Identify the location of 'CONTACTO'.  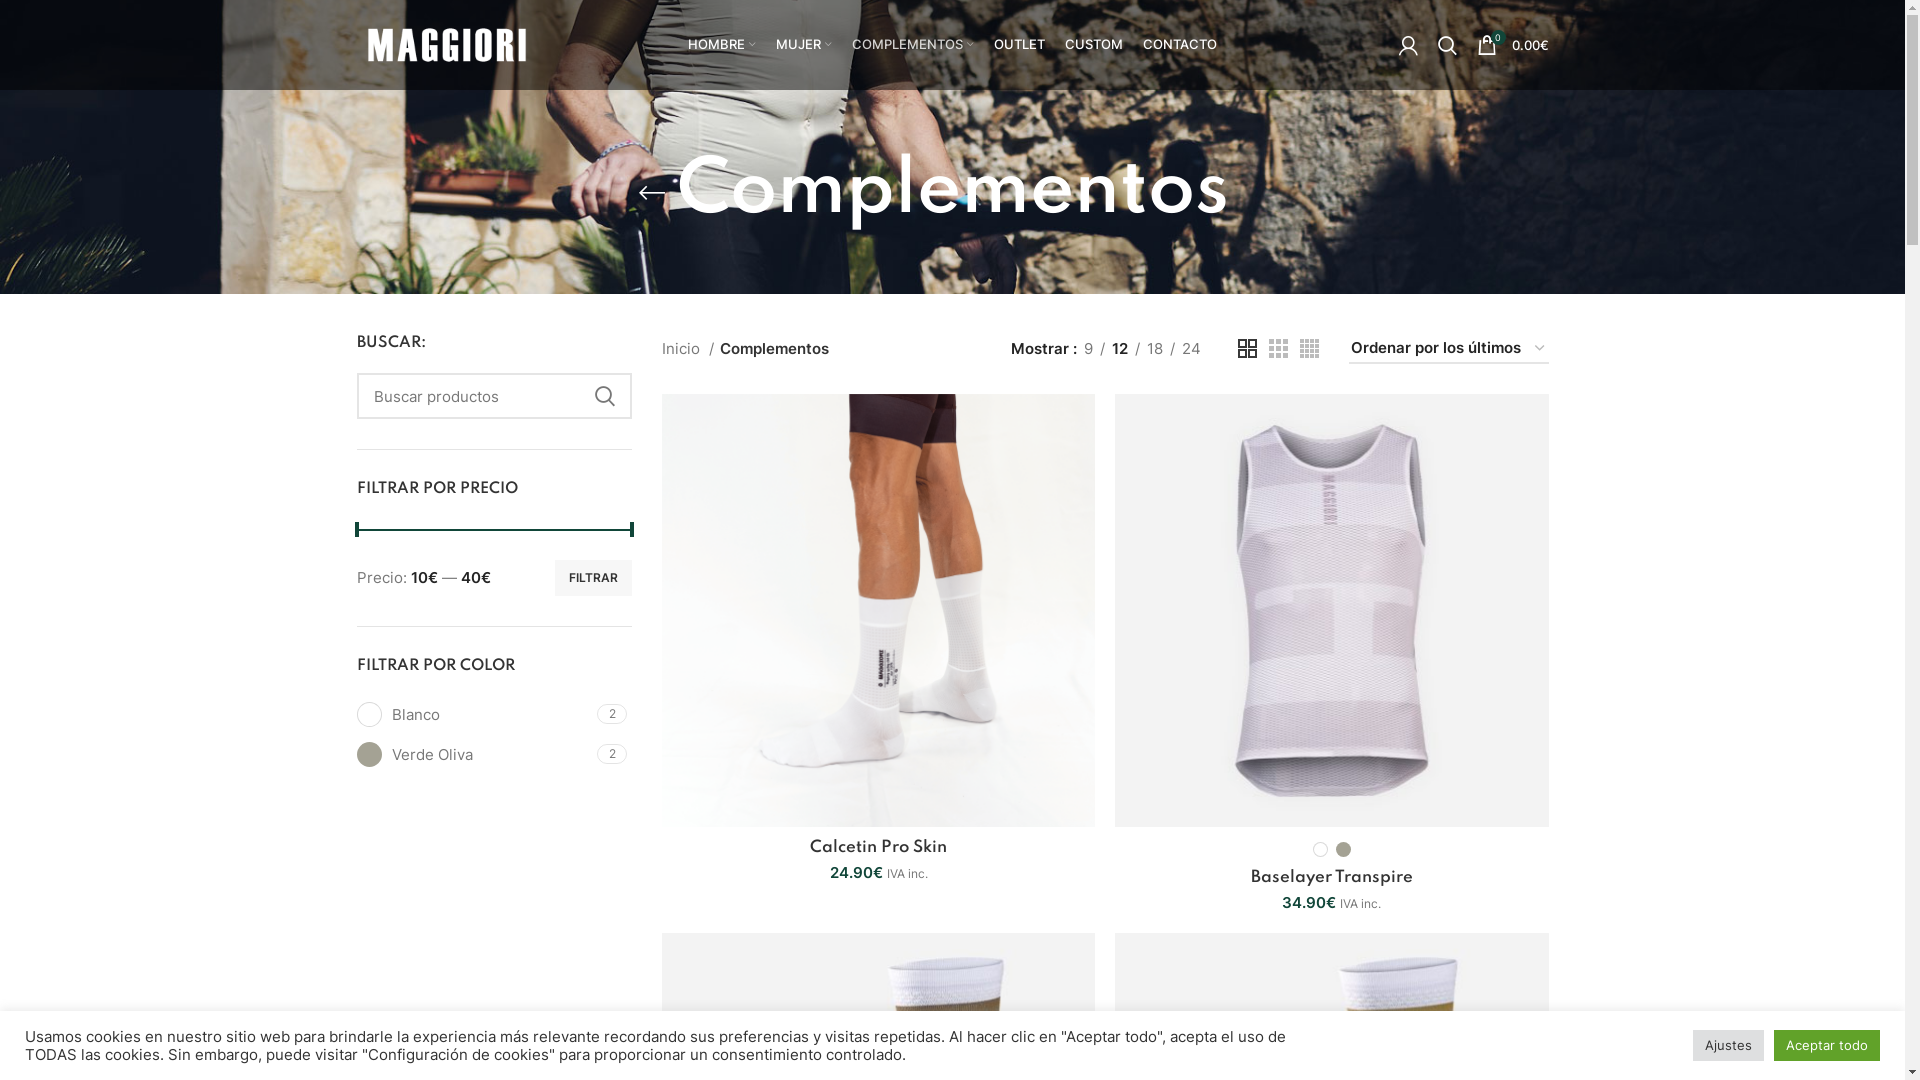
(1180, 45).